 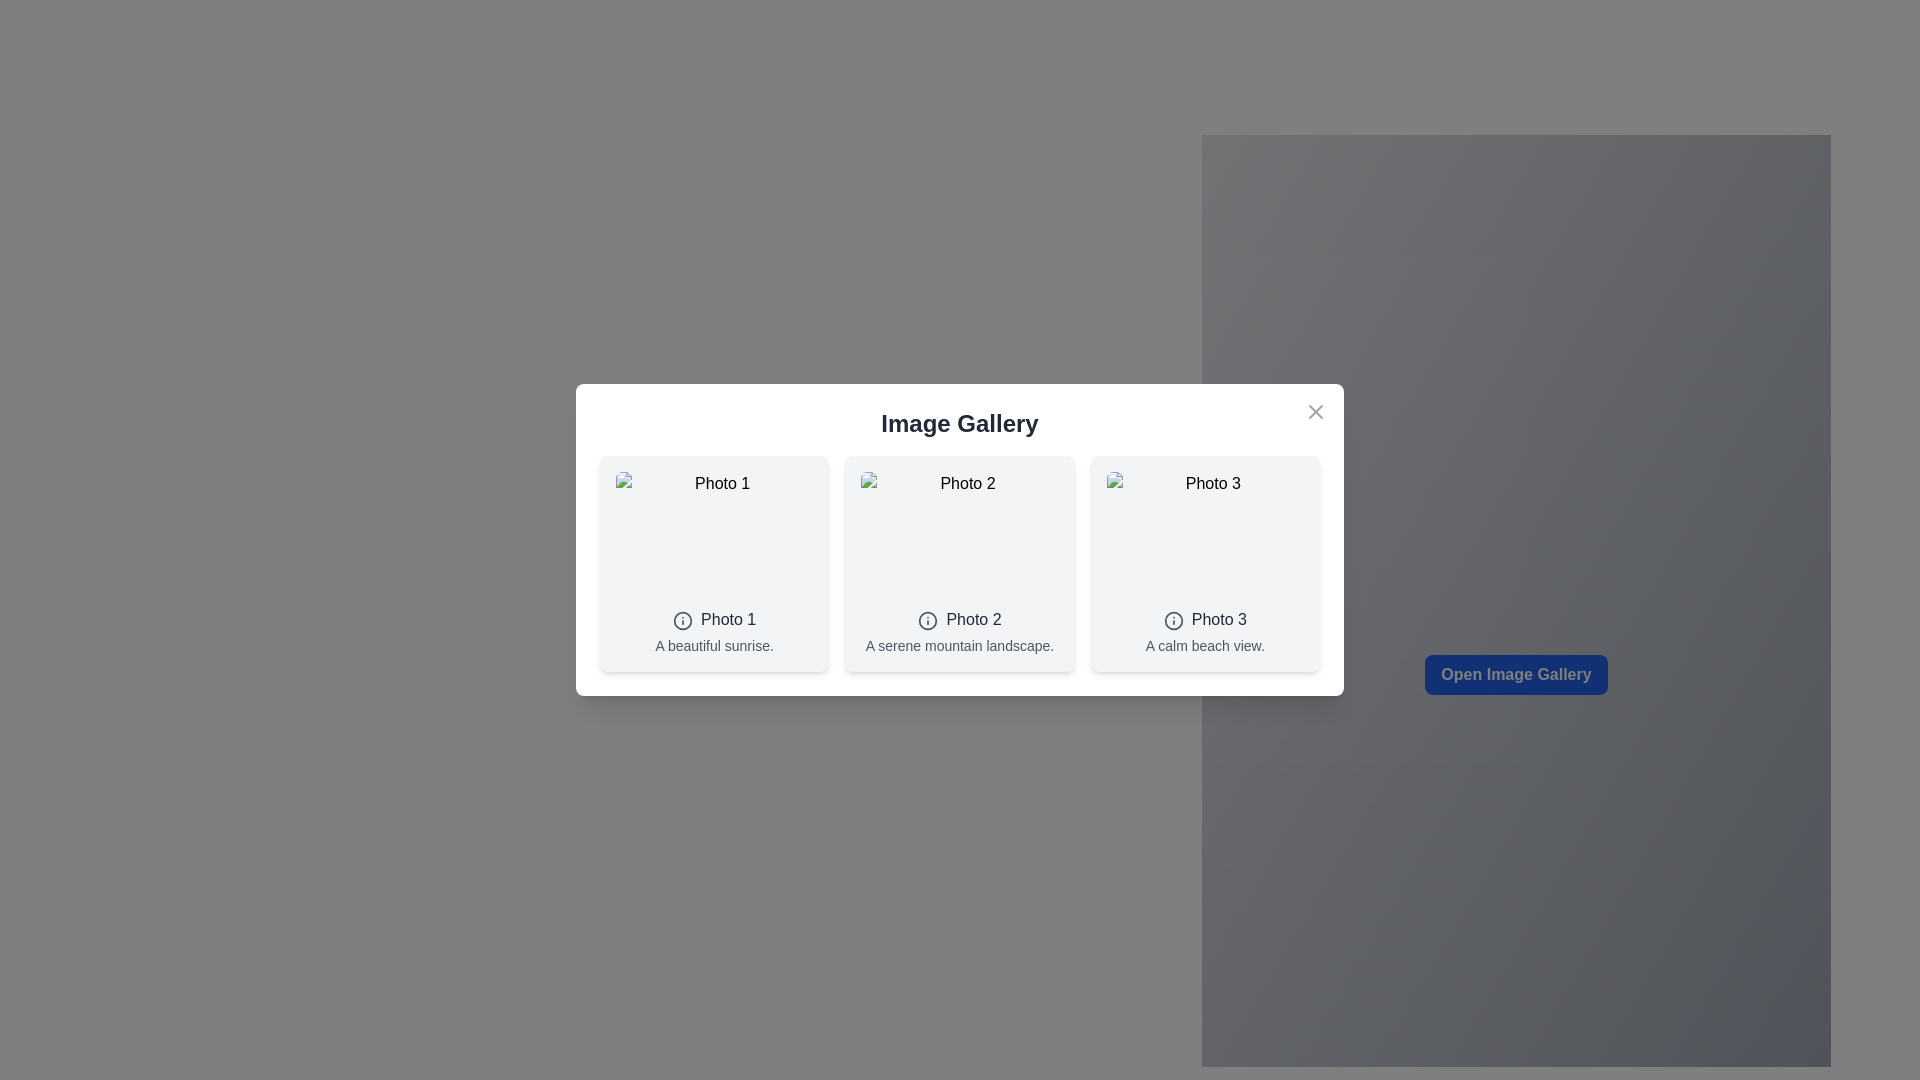 What do you see at coordinates (1204, 563) in the screenshot?
I see `the Information card, which is the third item in a grid layout` at bounding box center [1204, 563].